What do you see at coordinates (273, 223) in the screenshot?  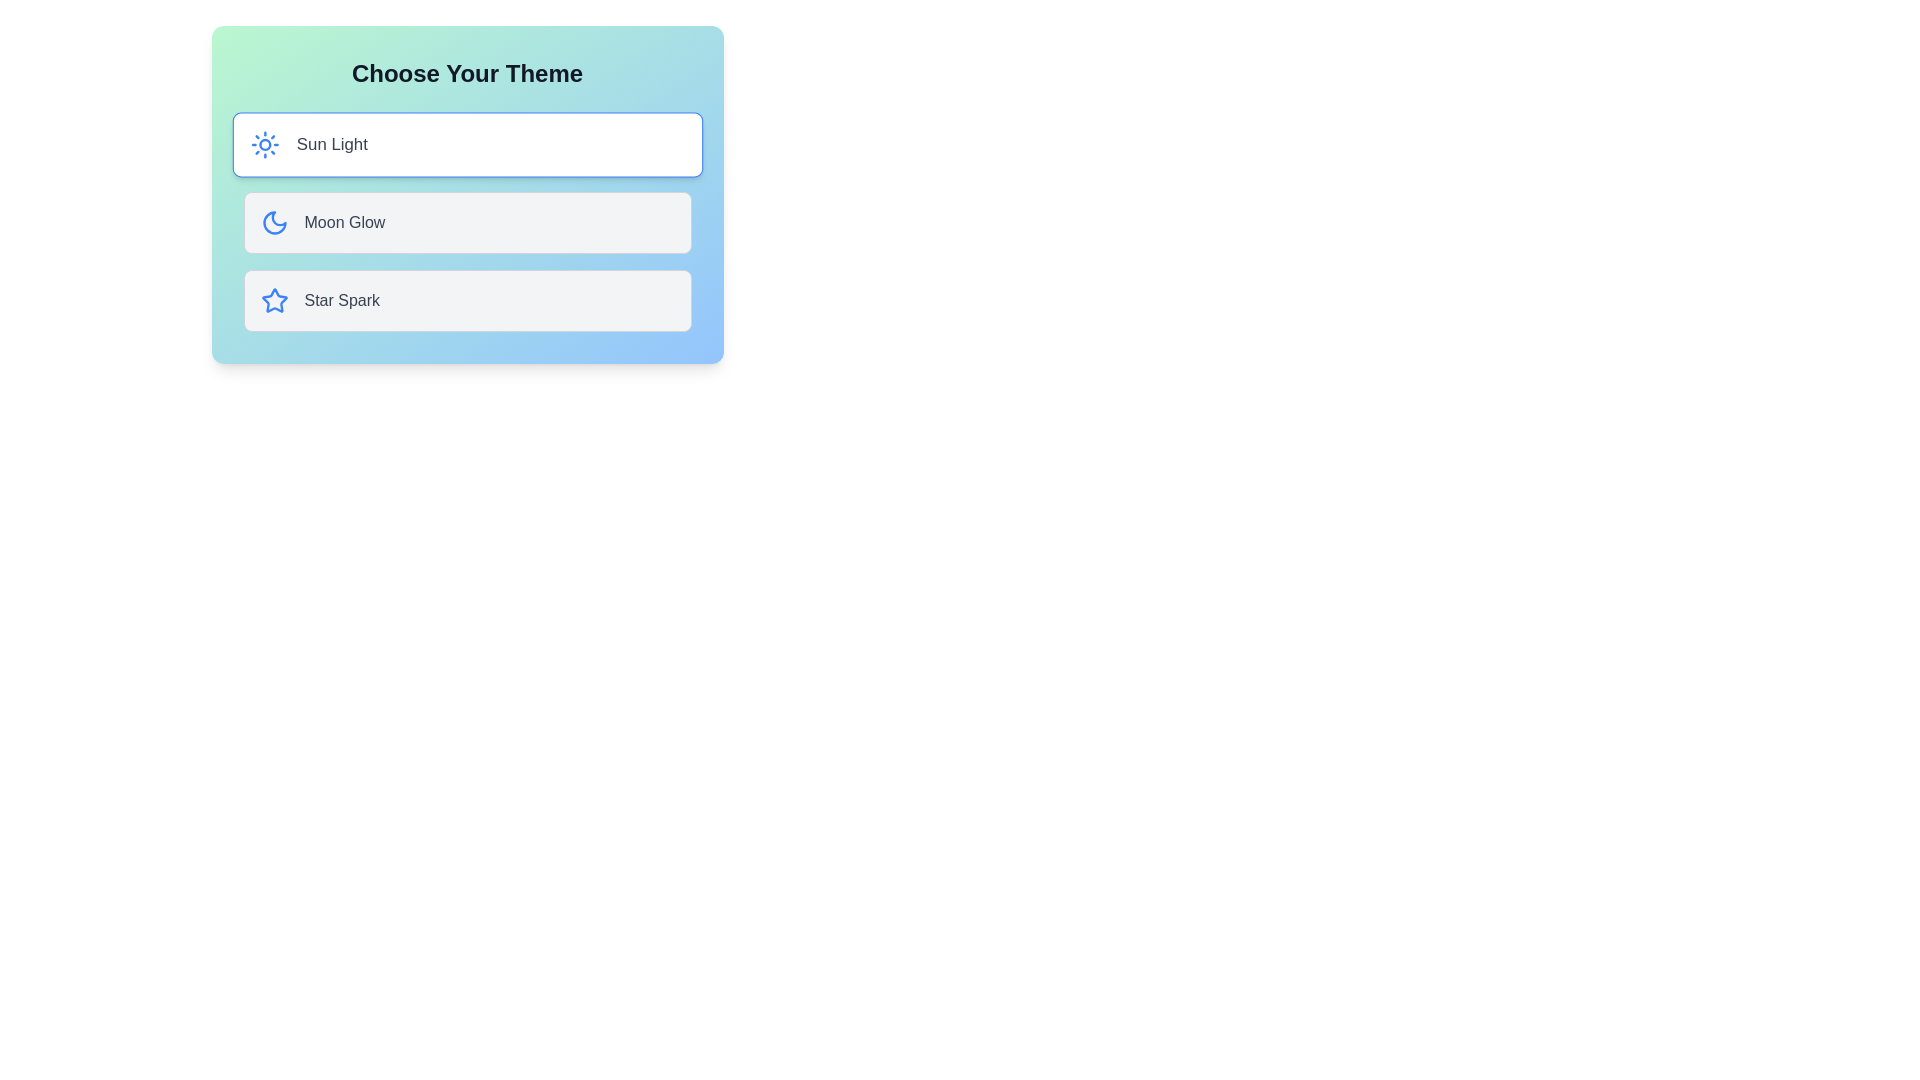 I see `the moon-shaped icon outlined in blue, located within the 'Moon Glow' option of the theme selection menu` at bounding box center [273, 223].